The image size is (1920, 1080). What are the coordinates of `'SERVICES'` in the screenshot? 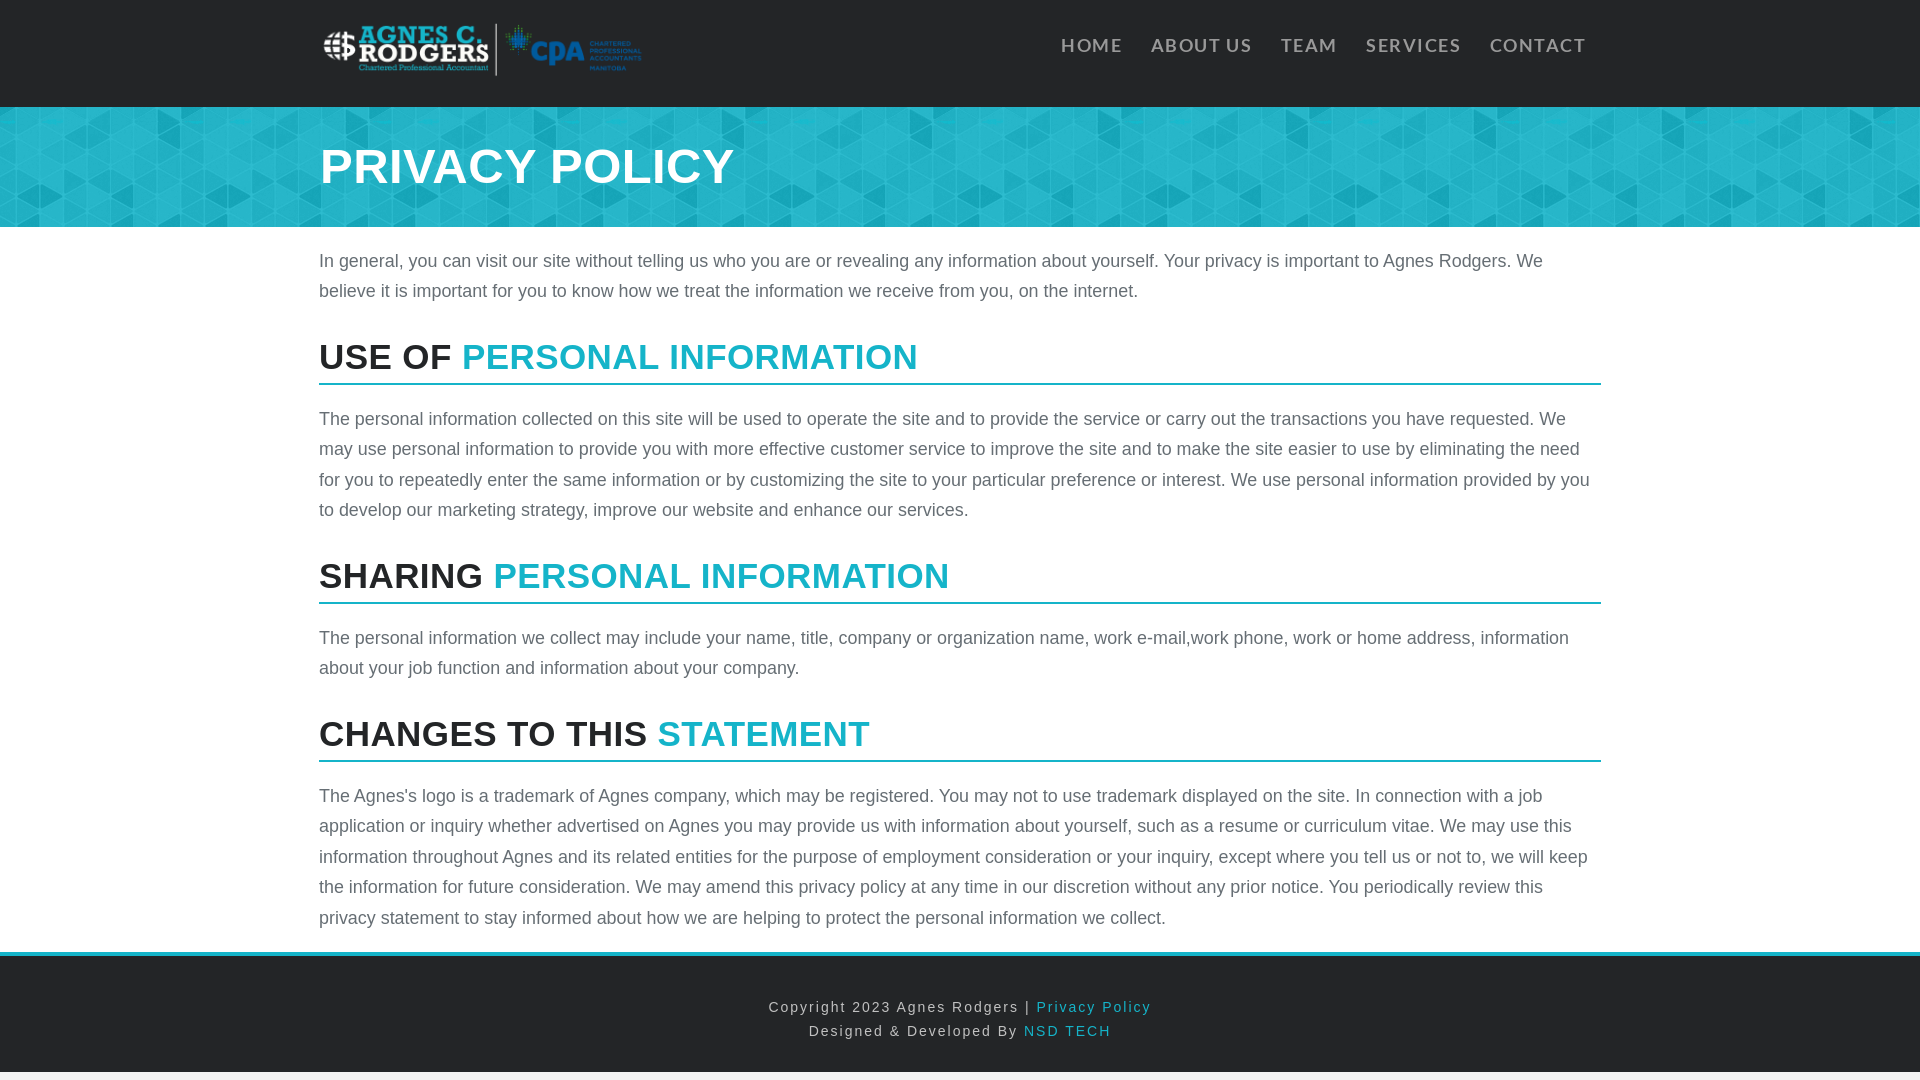 It's located at (1411, 52).